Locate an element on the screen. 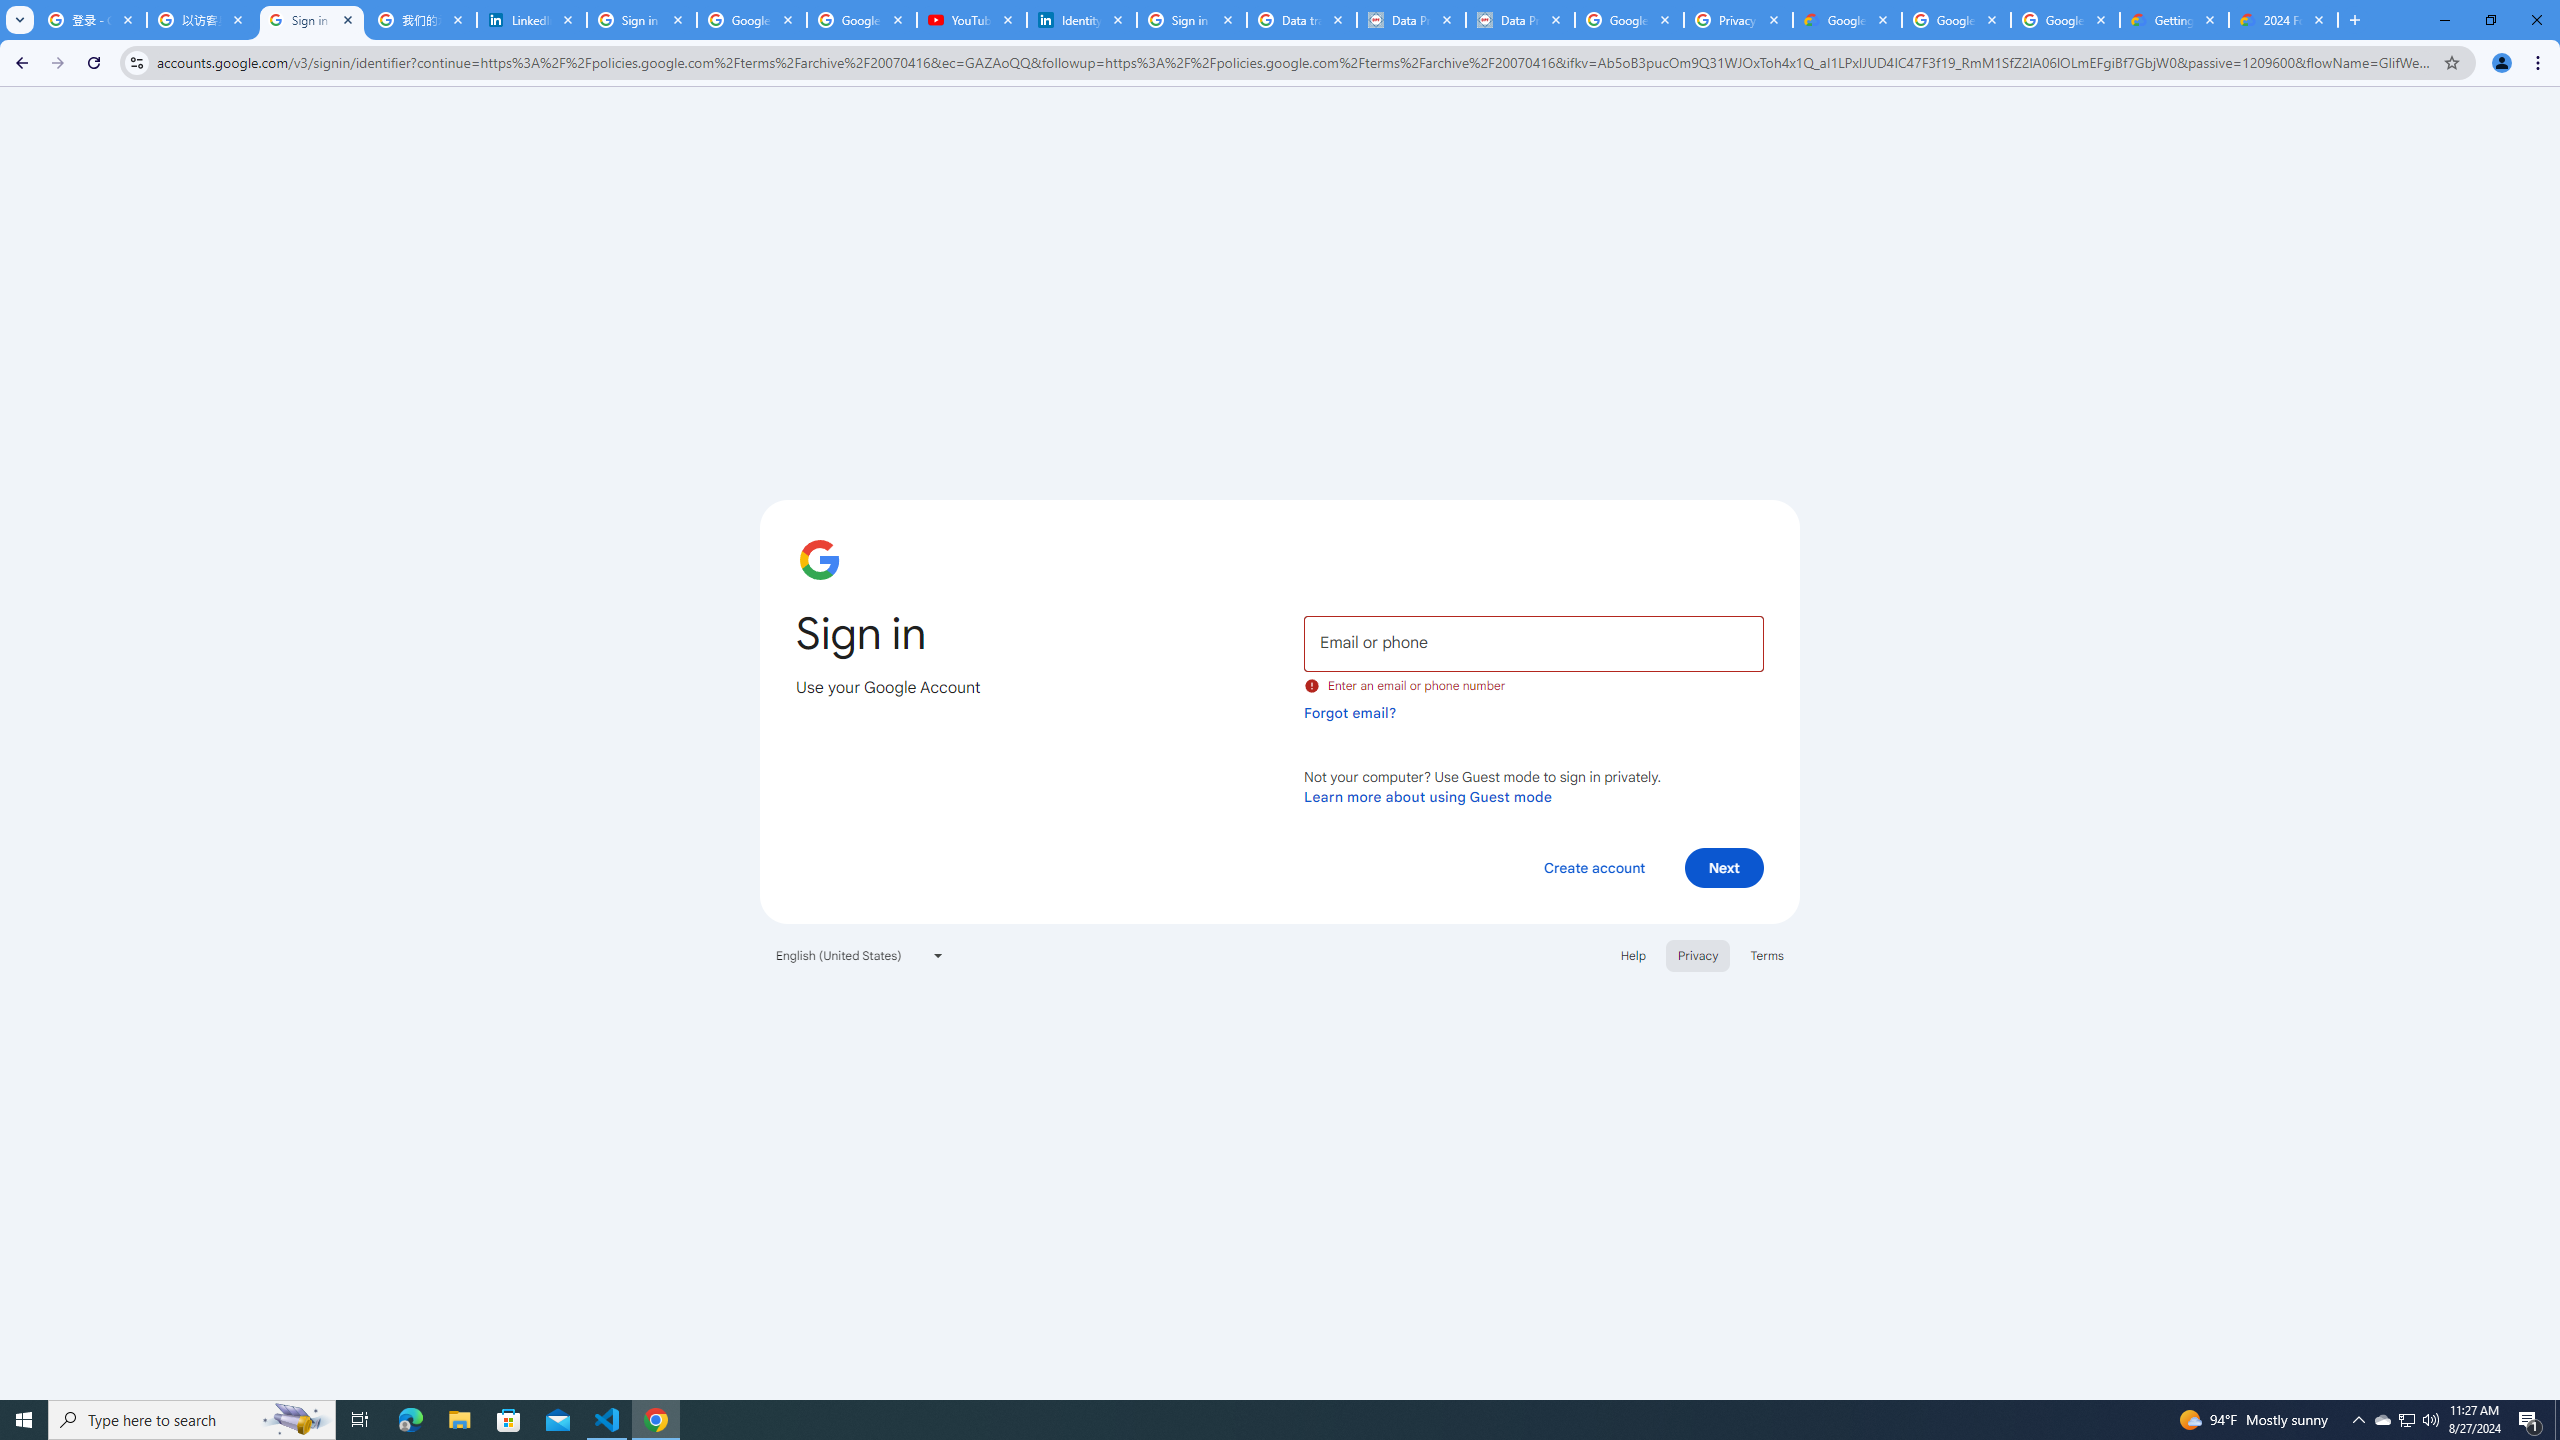 This screenshot has height=1440, width=2560. 'YouTube' is located at coordinates (971, 19).